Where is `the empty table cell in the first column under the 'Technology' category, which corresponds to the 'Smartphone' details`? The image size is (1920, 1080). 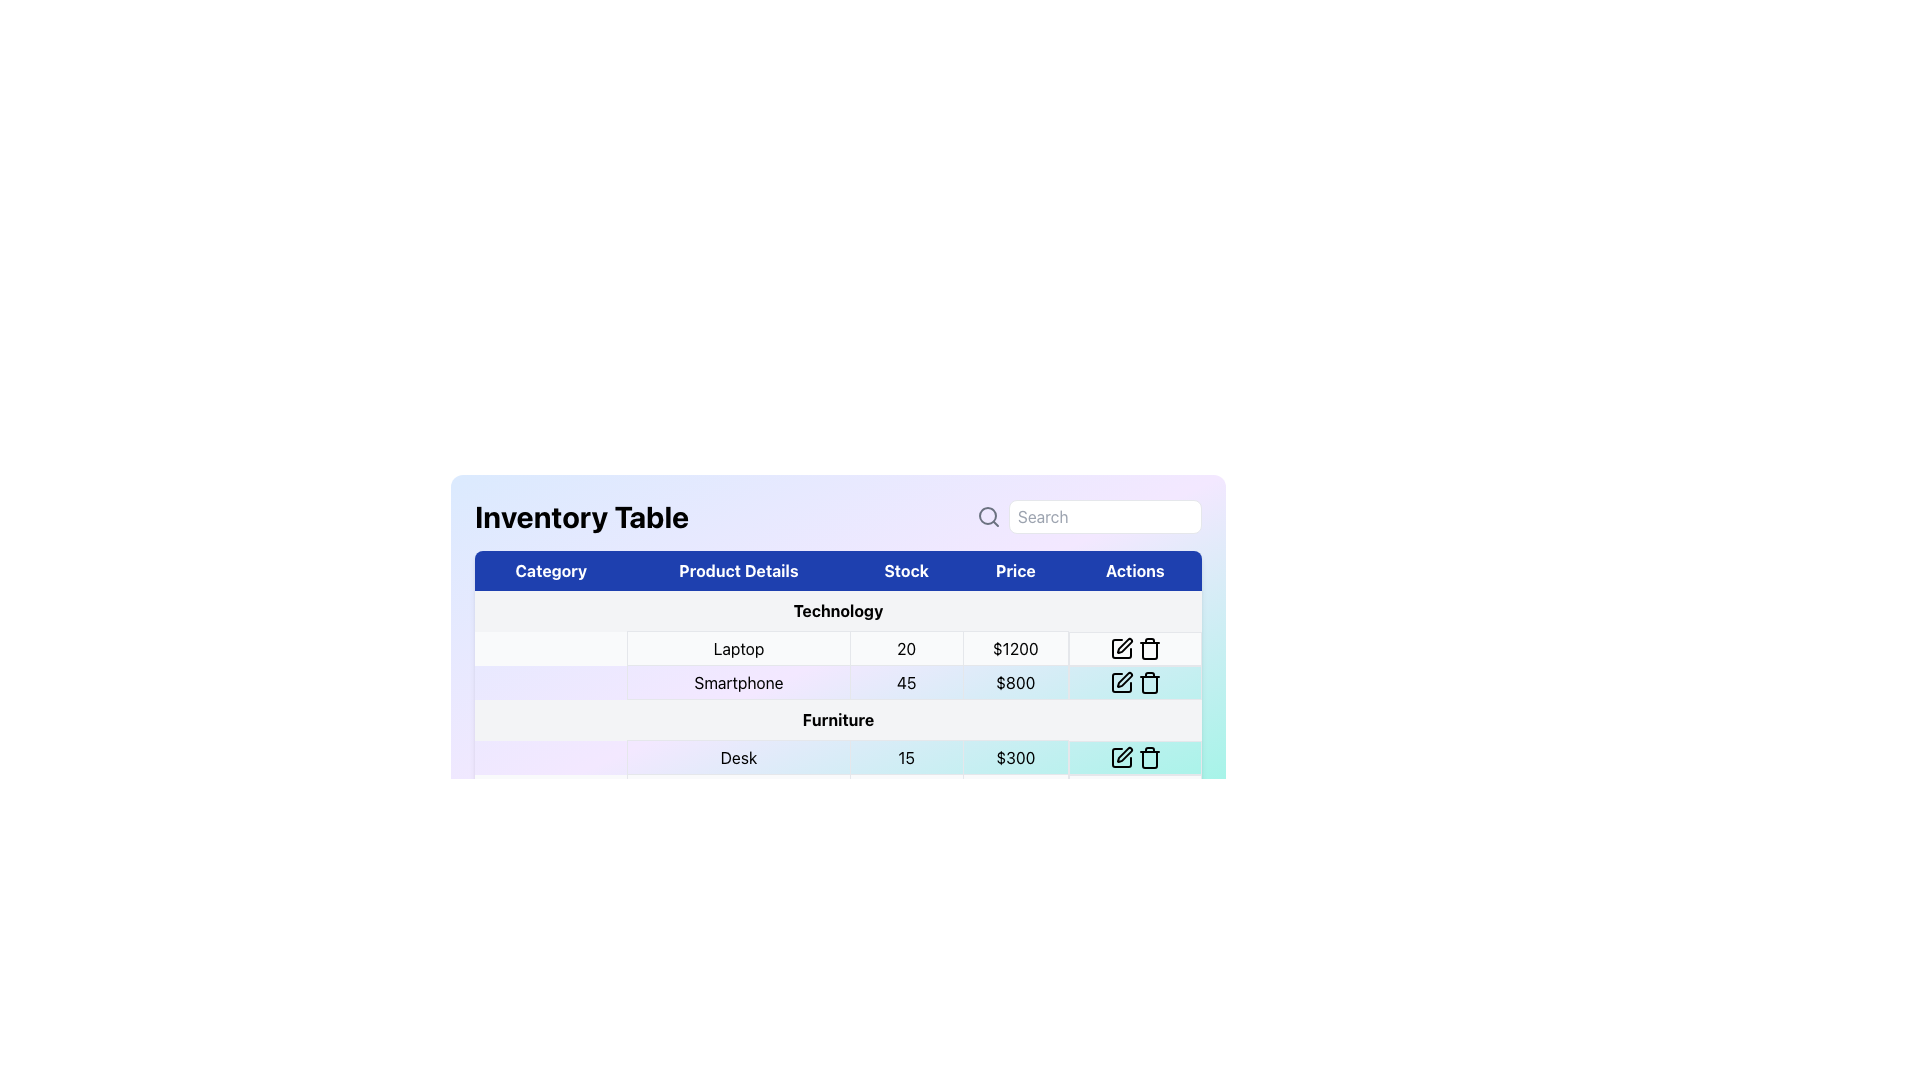 the empty table cell in the first column under the 'Technology' category, which corresponds to the 'Smartphone' details is located at coordinates (551, 681).